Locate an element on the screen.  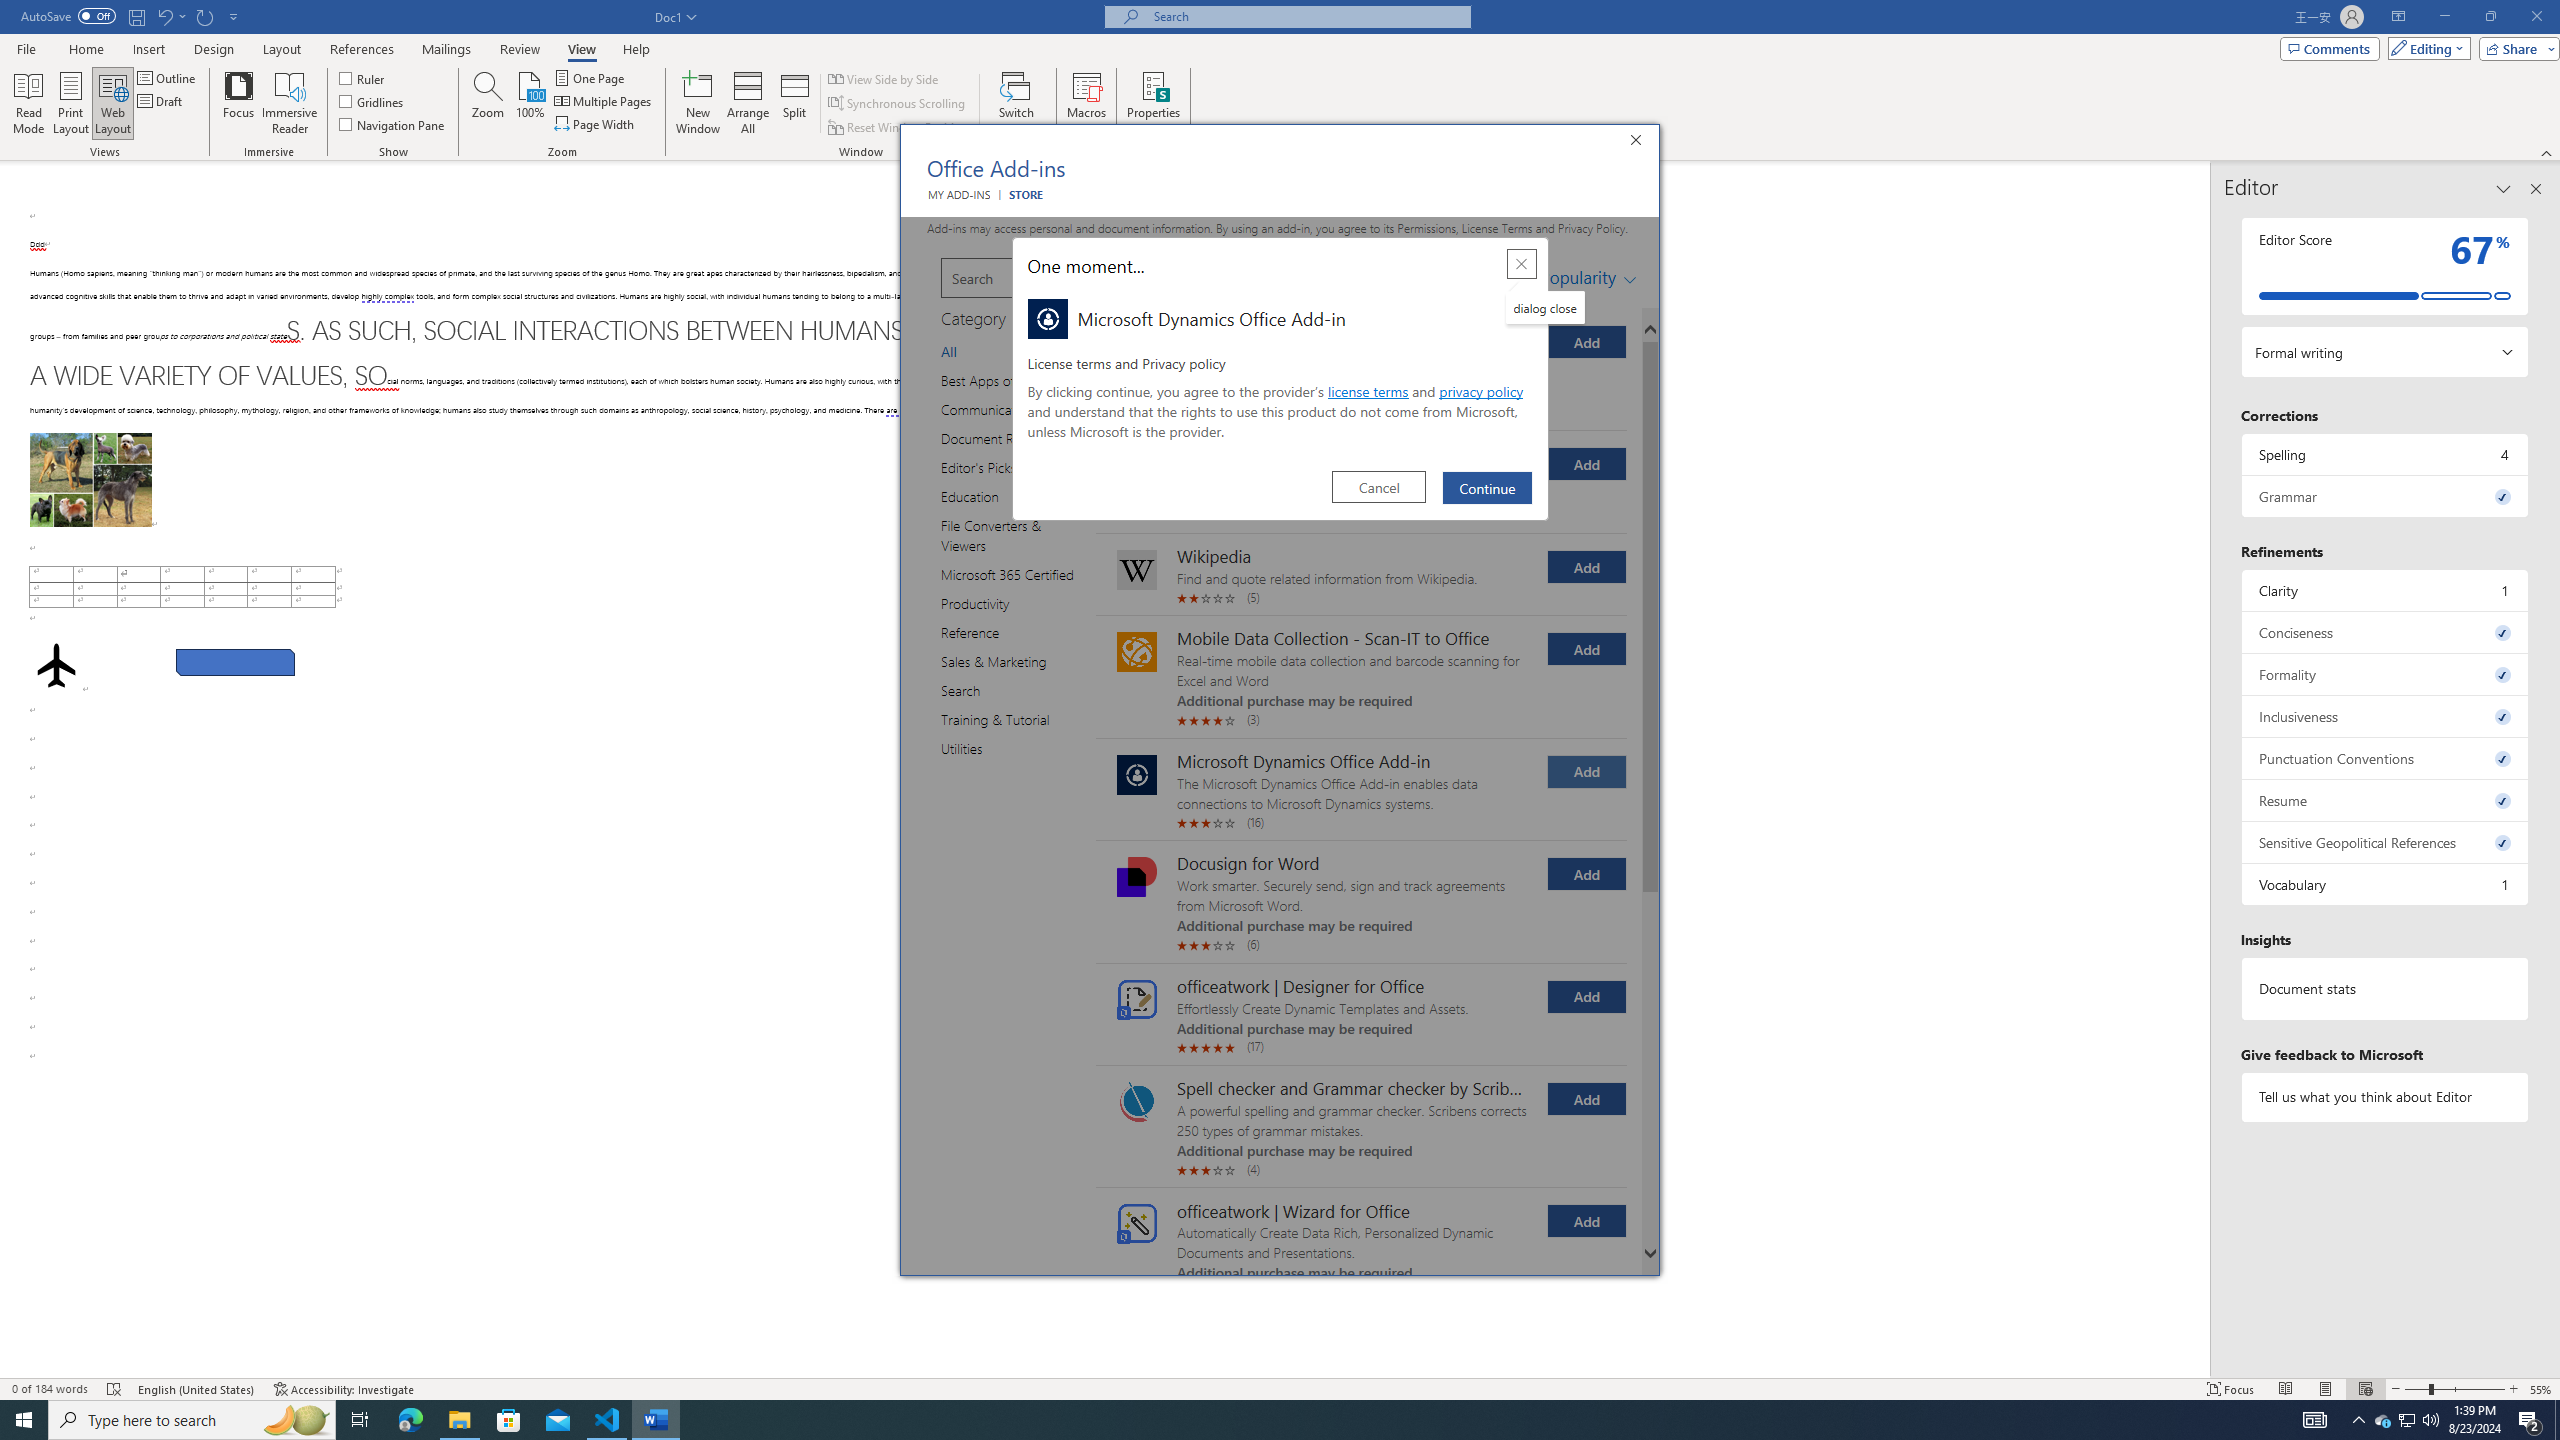
'100%' is located at coordinates (529, 103).